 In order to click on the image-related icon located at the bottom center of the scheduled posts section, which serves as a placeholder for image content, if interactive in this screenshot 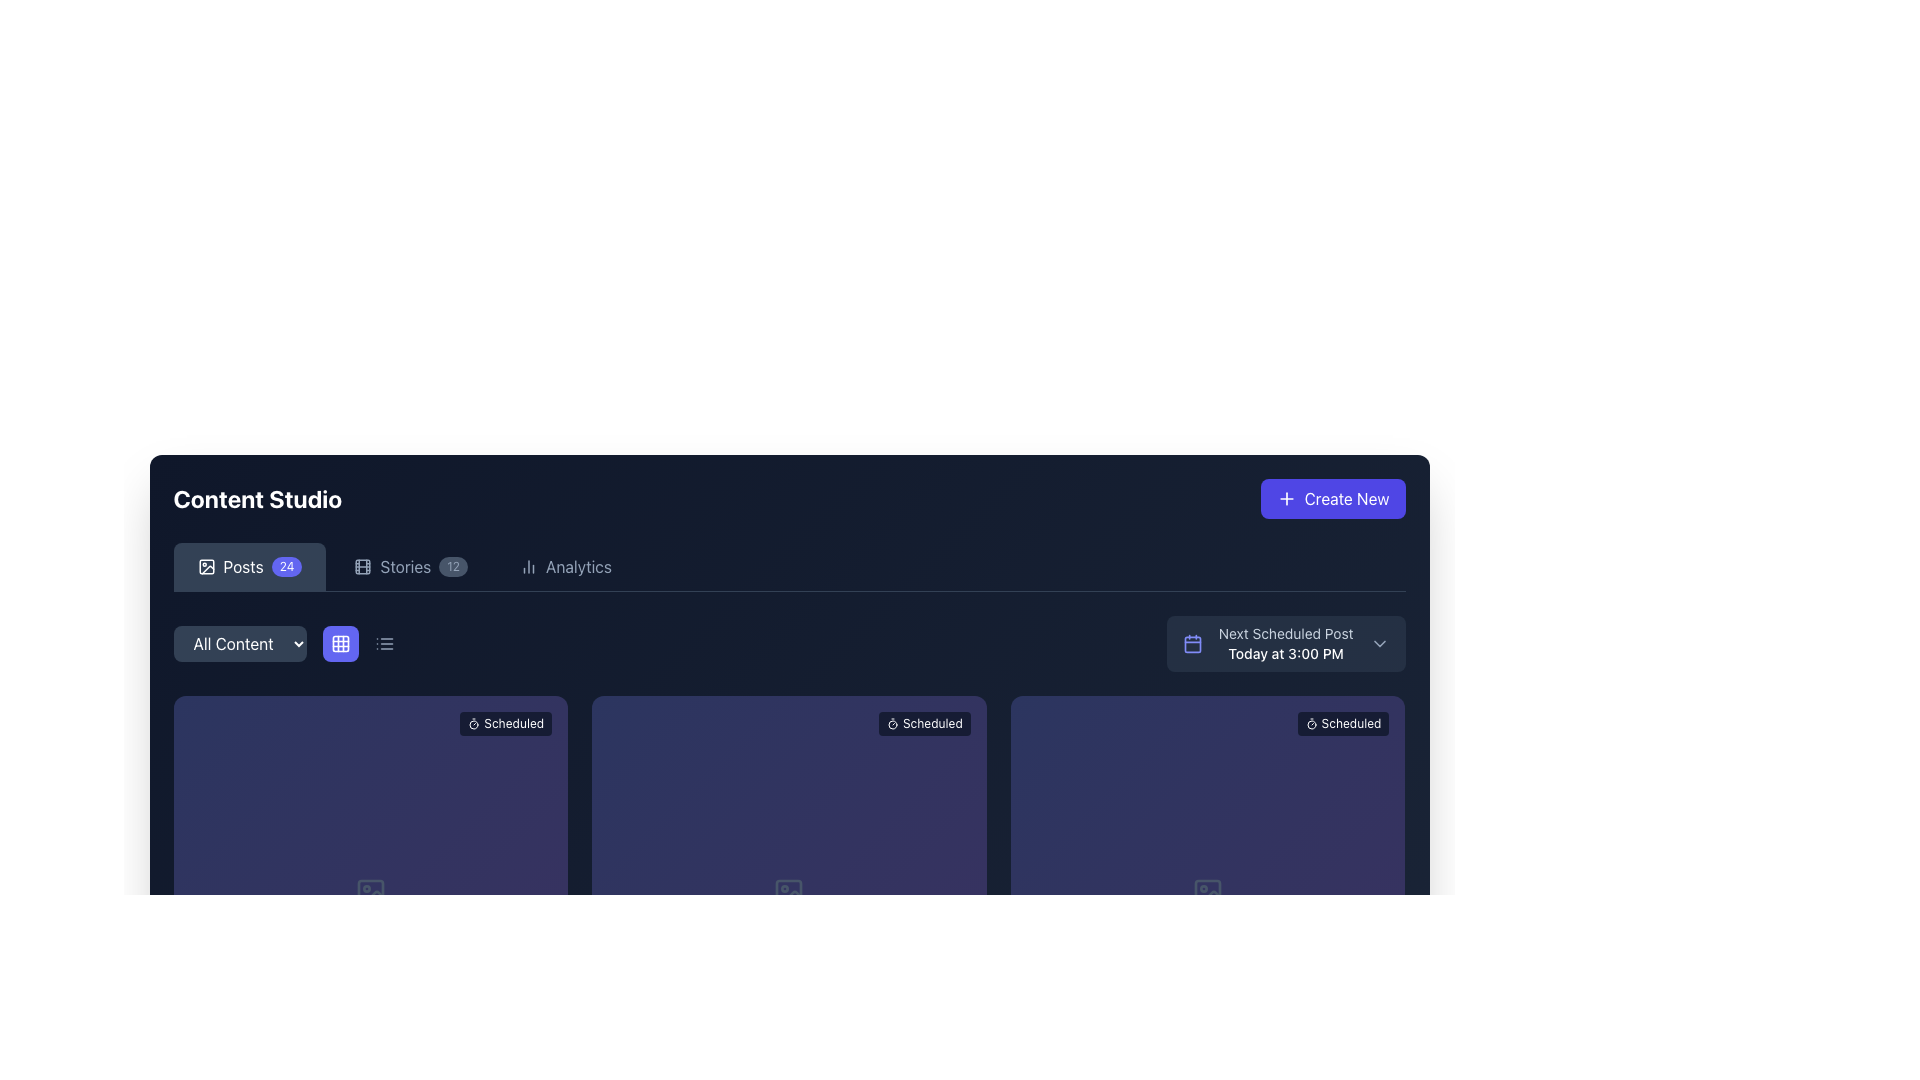, I will do `click(1207, 892)`.